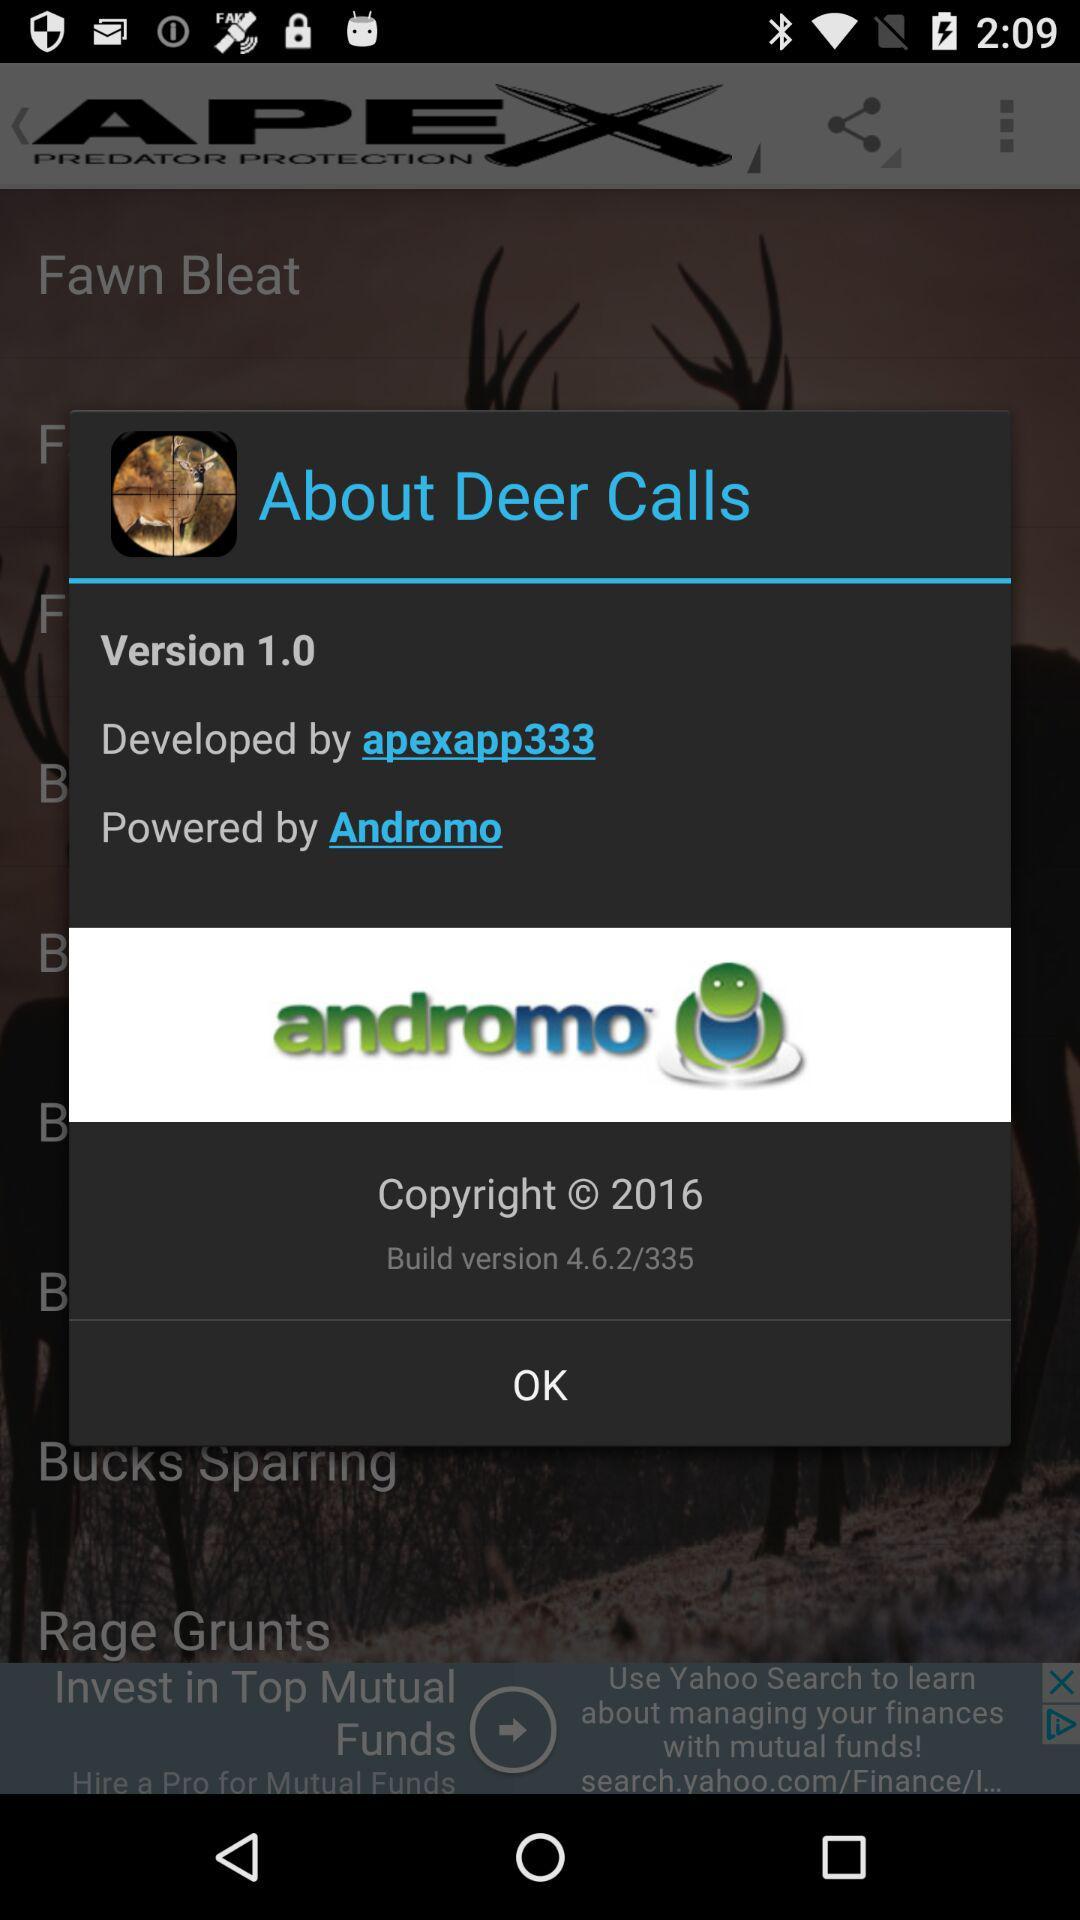  I want to click on icon below version 1.0 icon, so click(540, 752).